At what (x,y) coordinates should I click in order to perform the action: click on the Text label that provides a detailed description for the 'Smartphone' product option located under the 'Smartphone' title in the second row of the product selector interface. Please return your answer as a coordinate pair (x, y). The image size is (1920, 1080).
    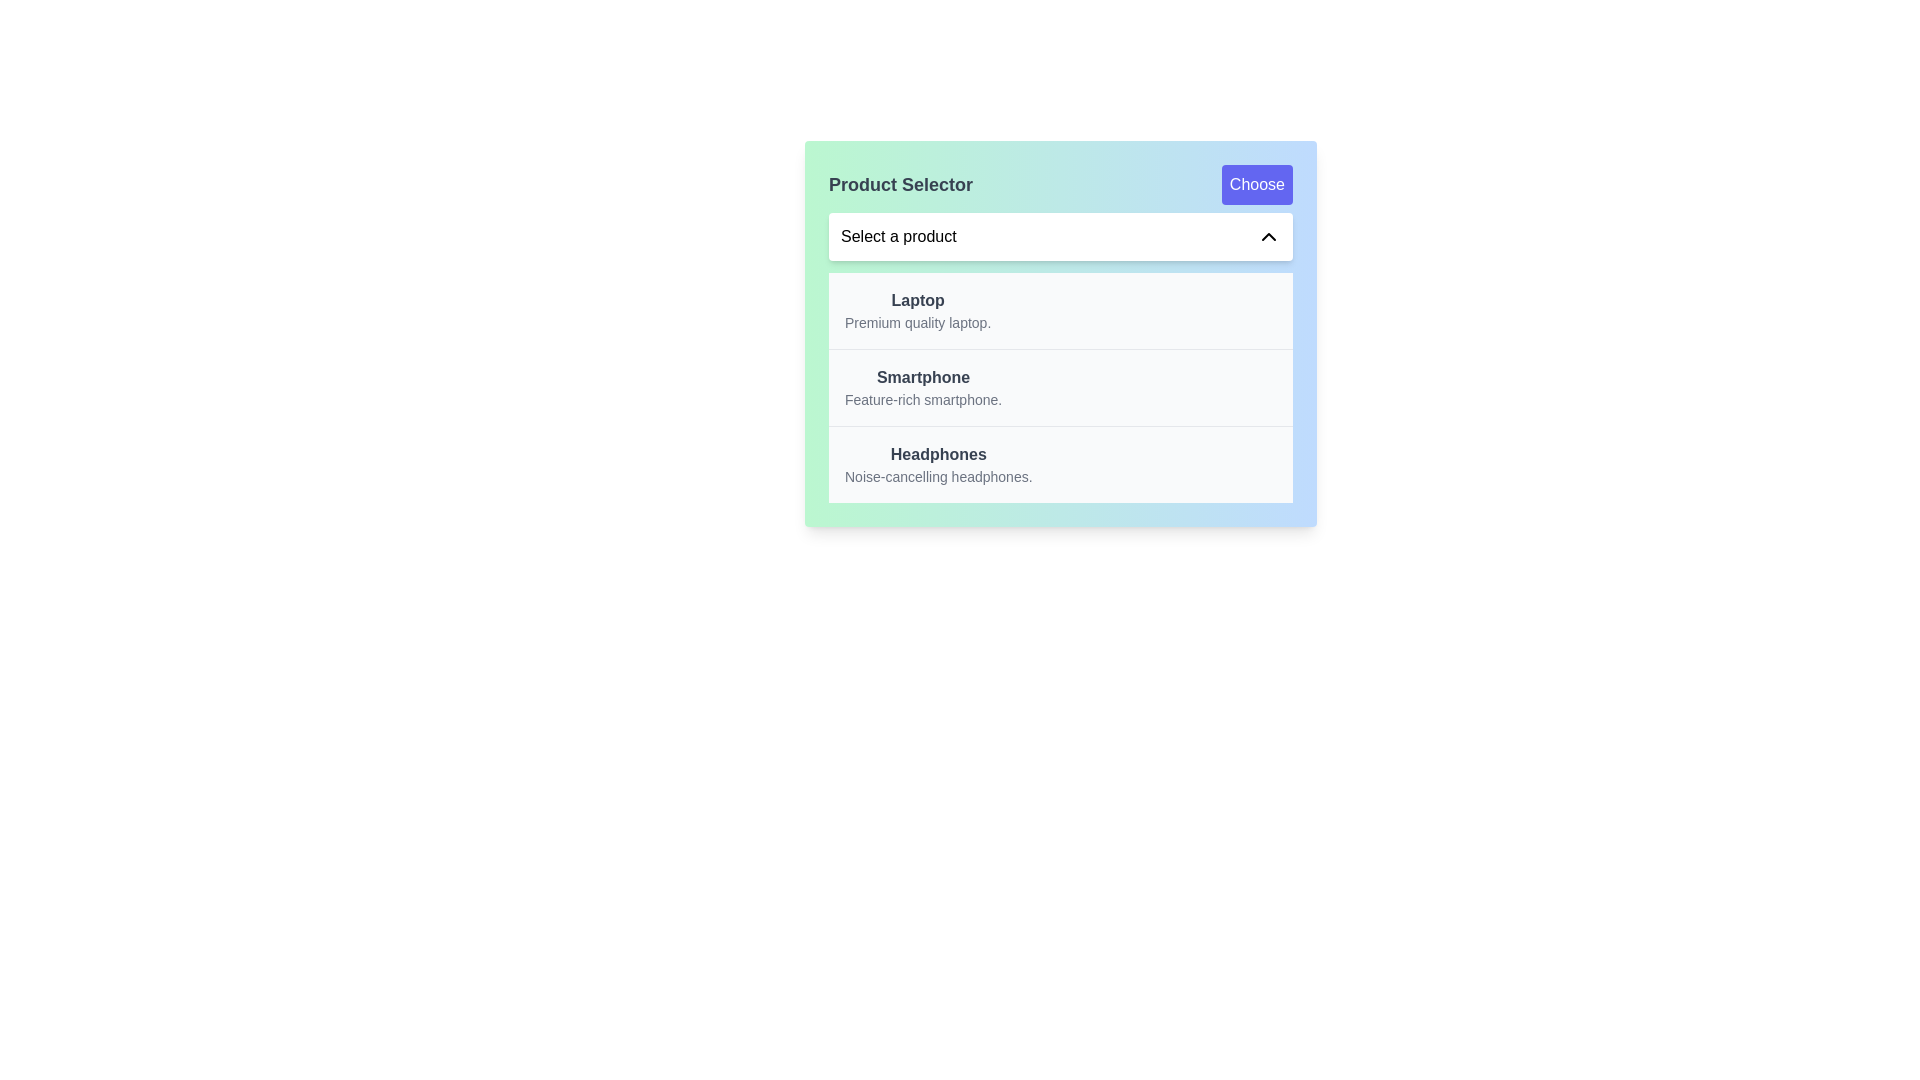
    Looking at the image, I should click on (922, 400).